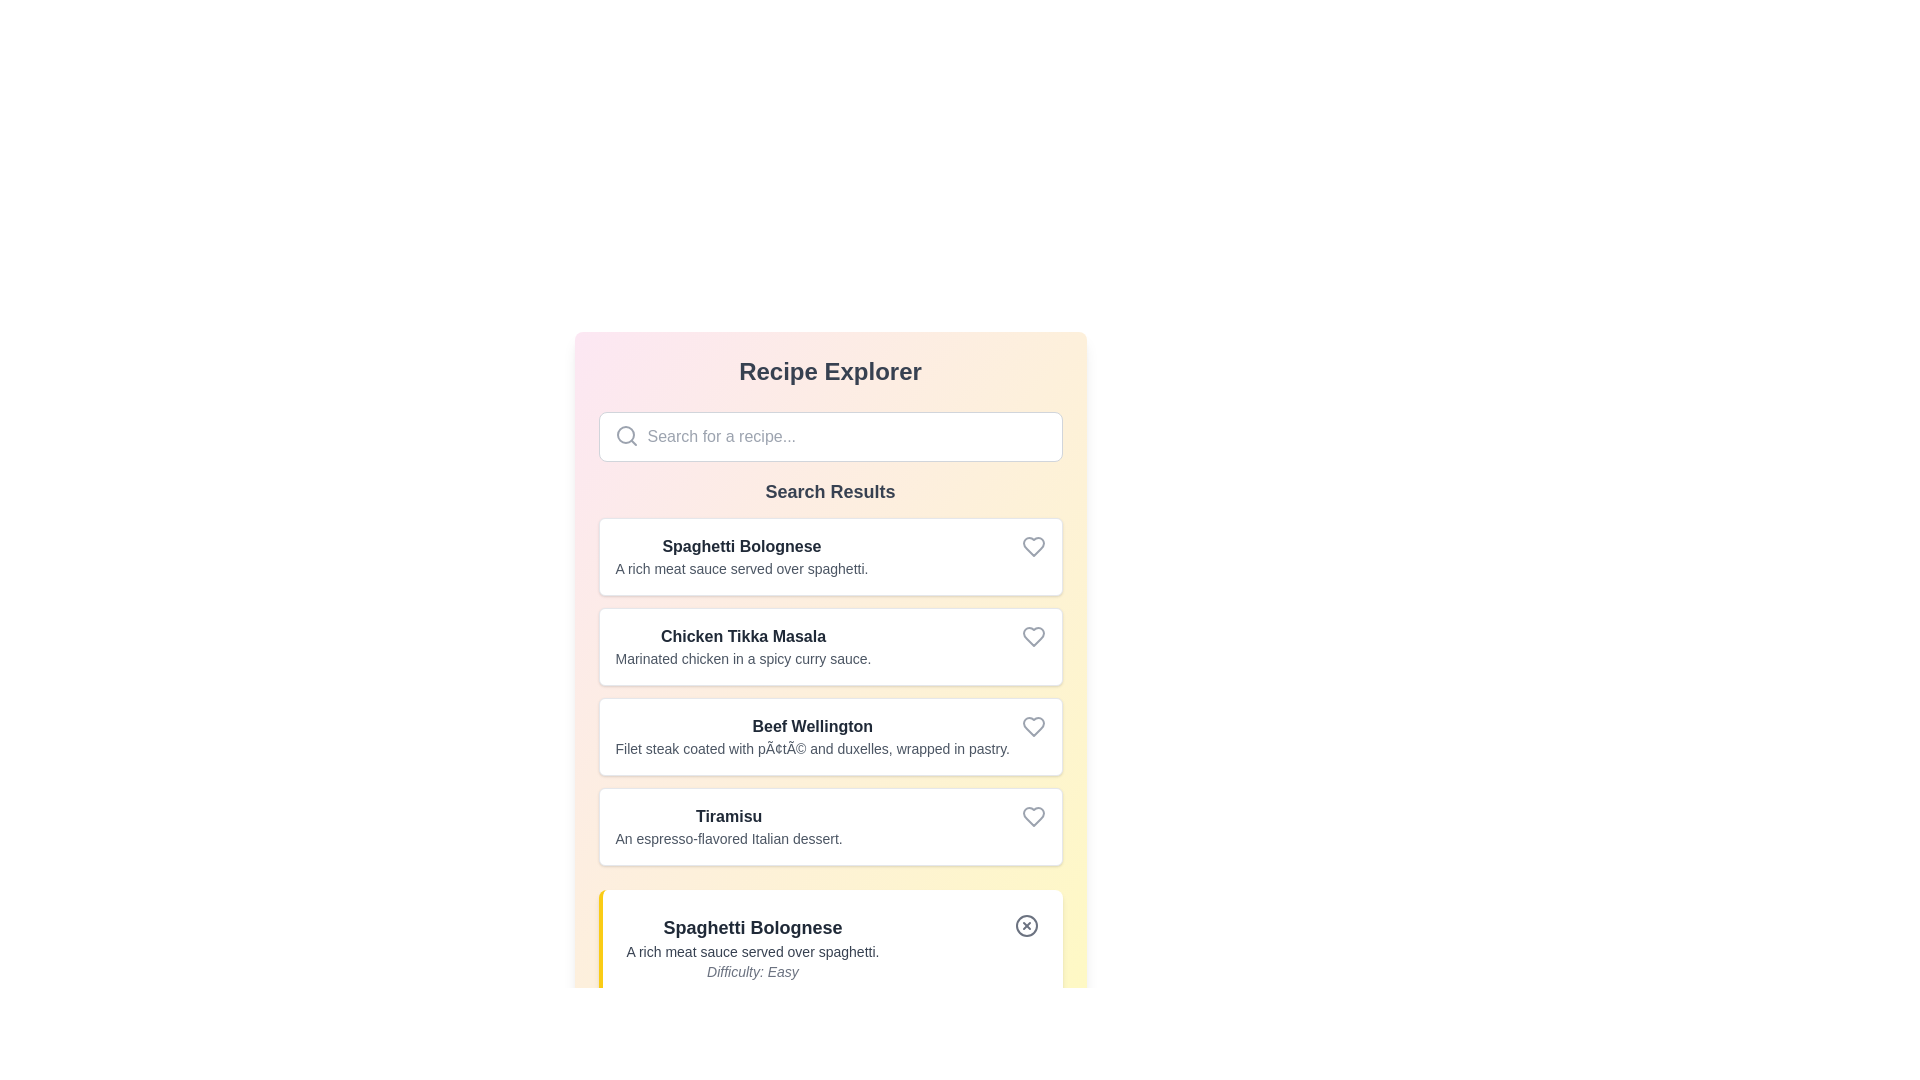 The height and width of the screenshot is (1080, 1920). I want to click on to select the first recipe entry in the list, which displays the name and description of the recipe above 'Chicken Tikka Masala', so click(740, 556).